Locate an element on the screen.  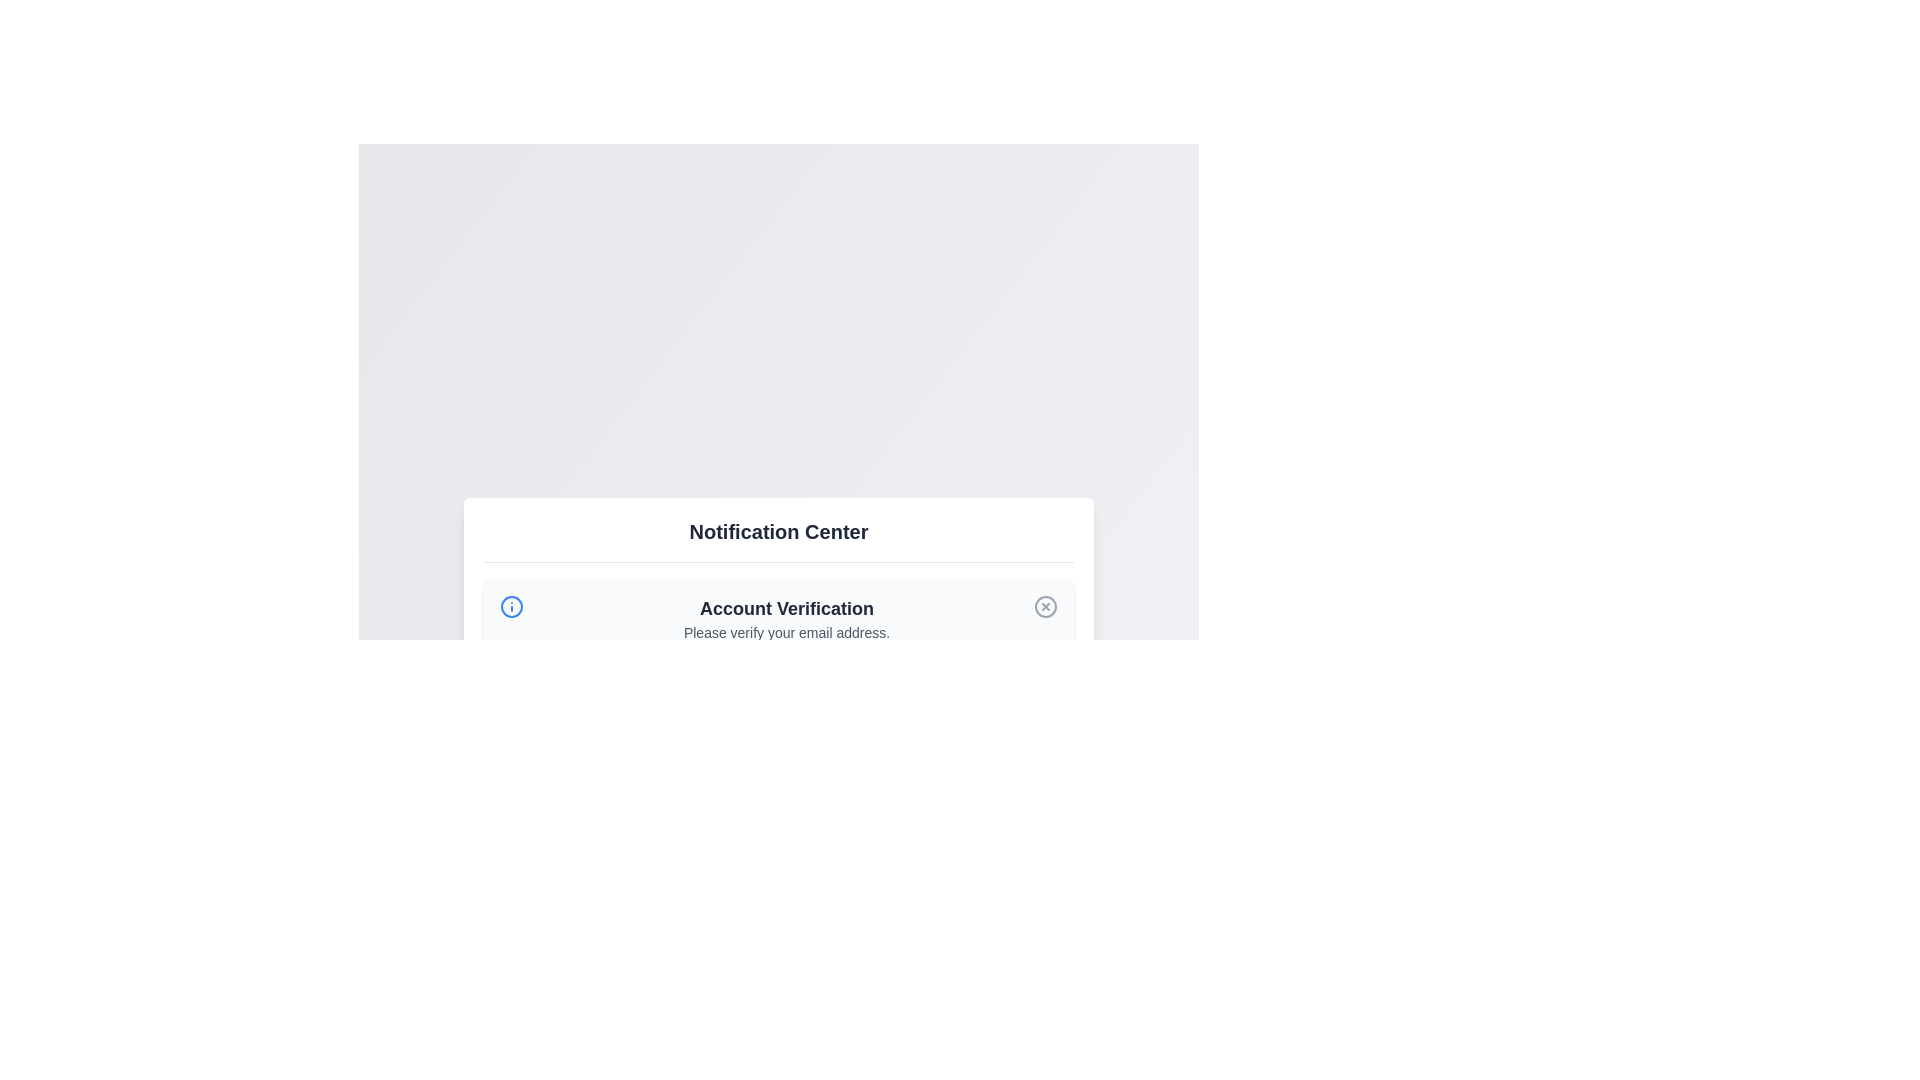
the close button in the top-right corner of the 'Account Verification' notification card is located at coordinates (1045, 604).